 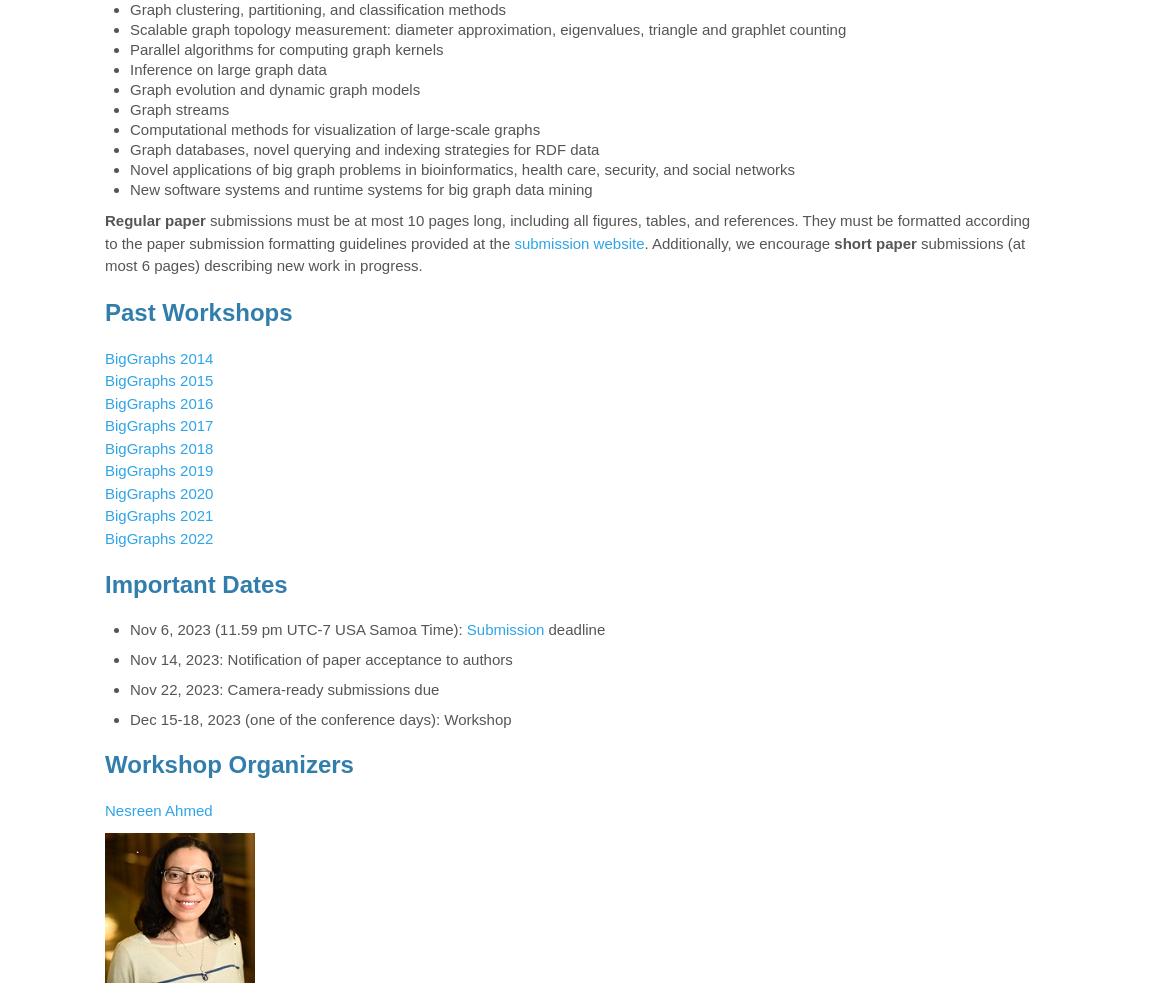 I want to click on 'Nov 6, 2023 (11.59 pm UTC-7 USA Samoa Time):', so click(x=297, y=629).